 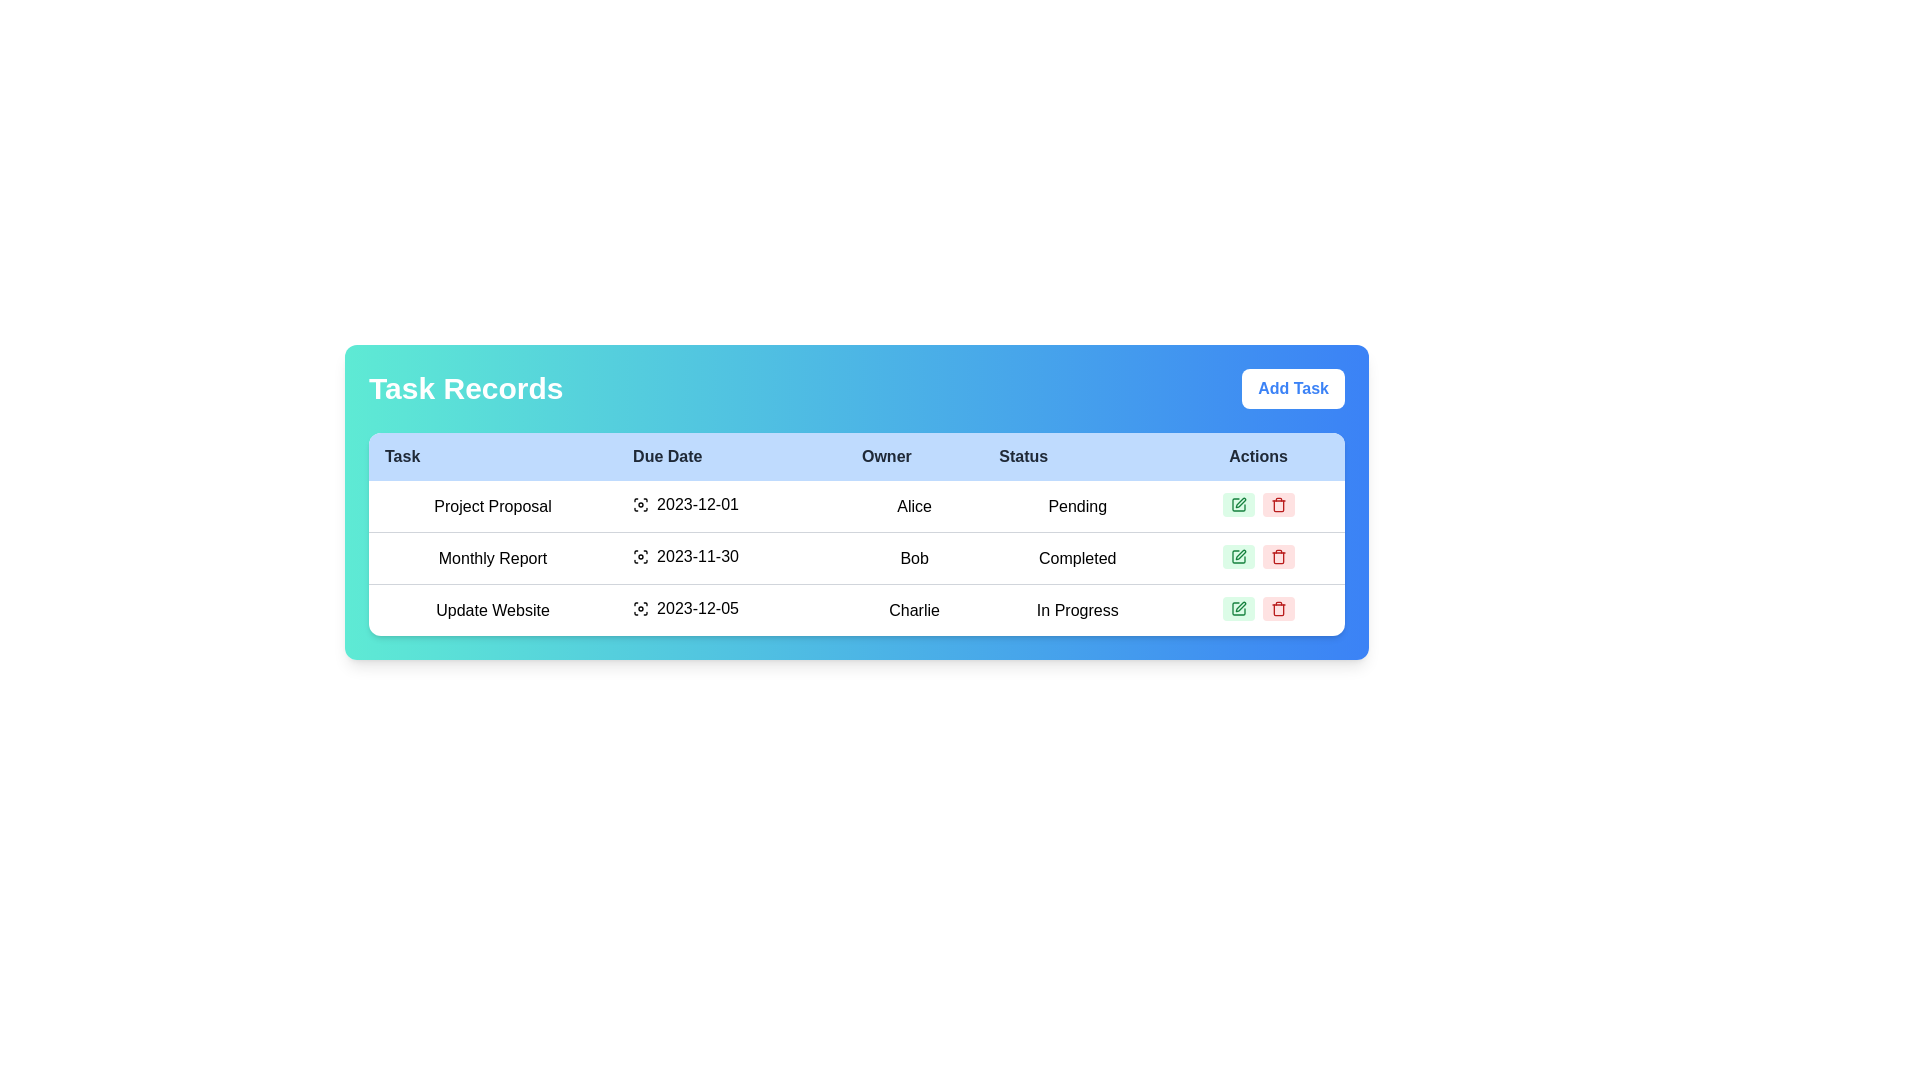 What do you see at coordinates (1277, 556) in the screenshot?
I see `the red trash bin icon in the 'Actions' column of the second row in the task table` at bounding box center [1277, 556].